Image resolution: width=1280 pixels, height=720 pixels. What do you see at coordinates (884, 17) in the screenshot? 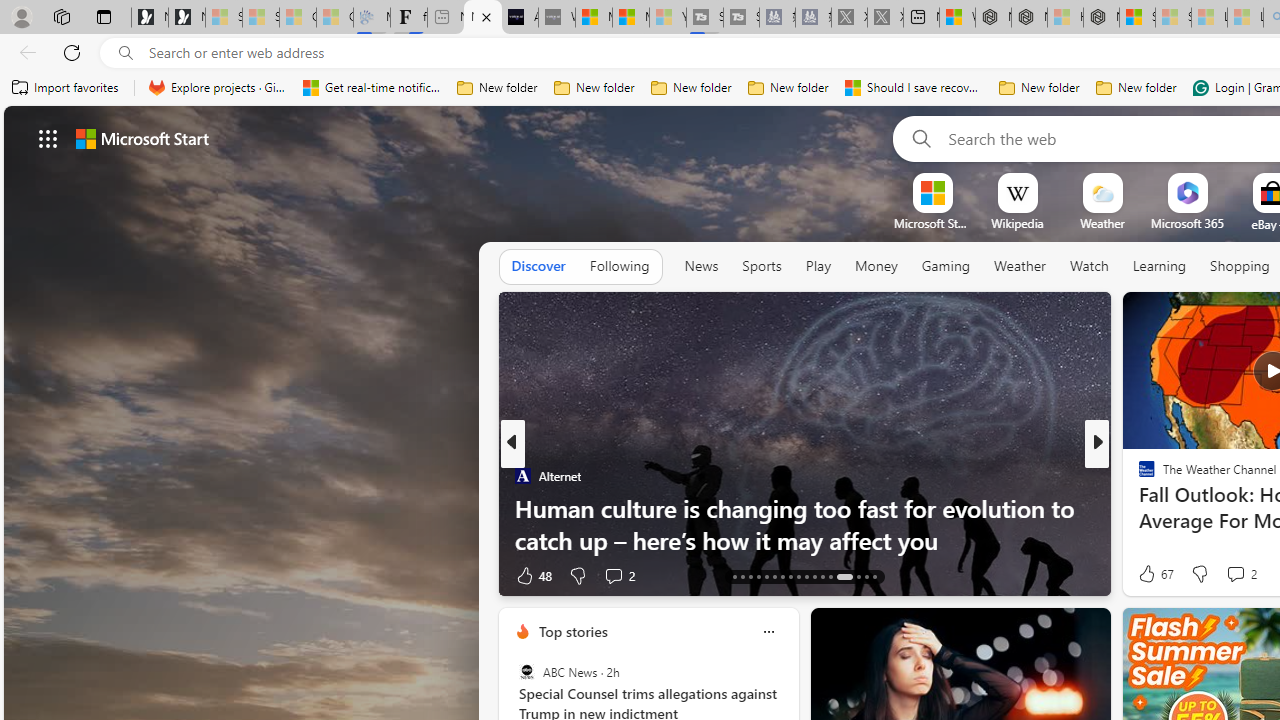
I see `'X - Sleeping'` at bounding box center [884, 17].